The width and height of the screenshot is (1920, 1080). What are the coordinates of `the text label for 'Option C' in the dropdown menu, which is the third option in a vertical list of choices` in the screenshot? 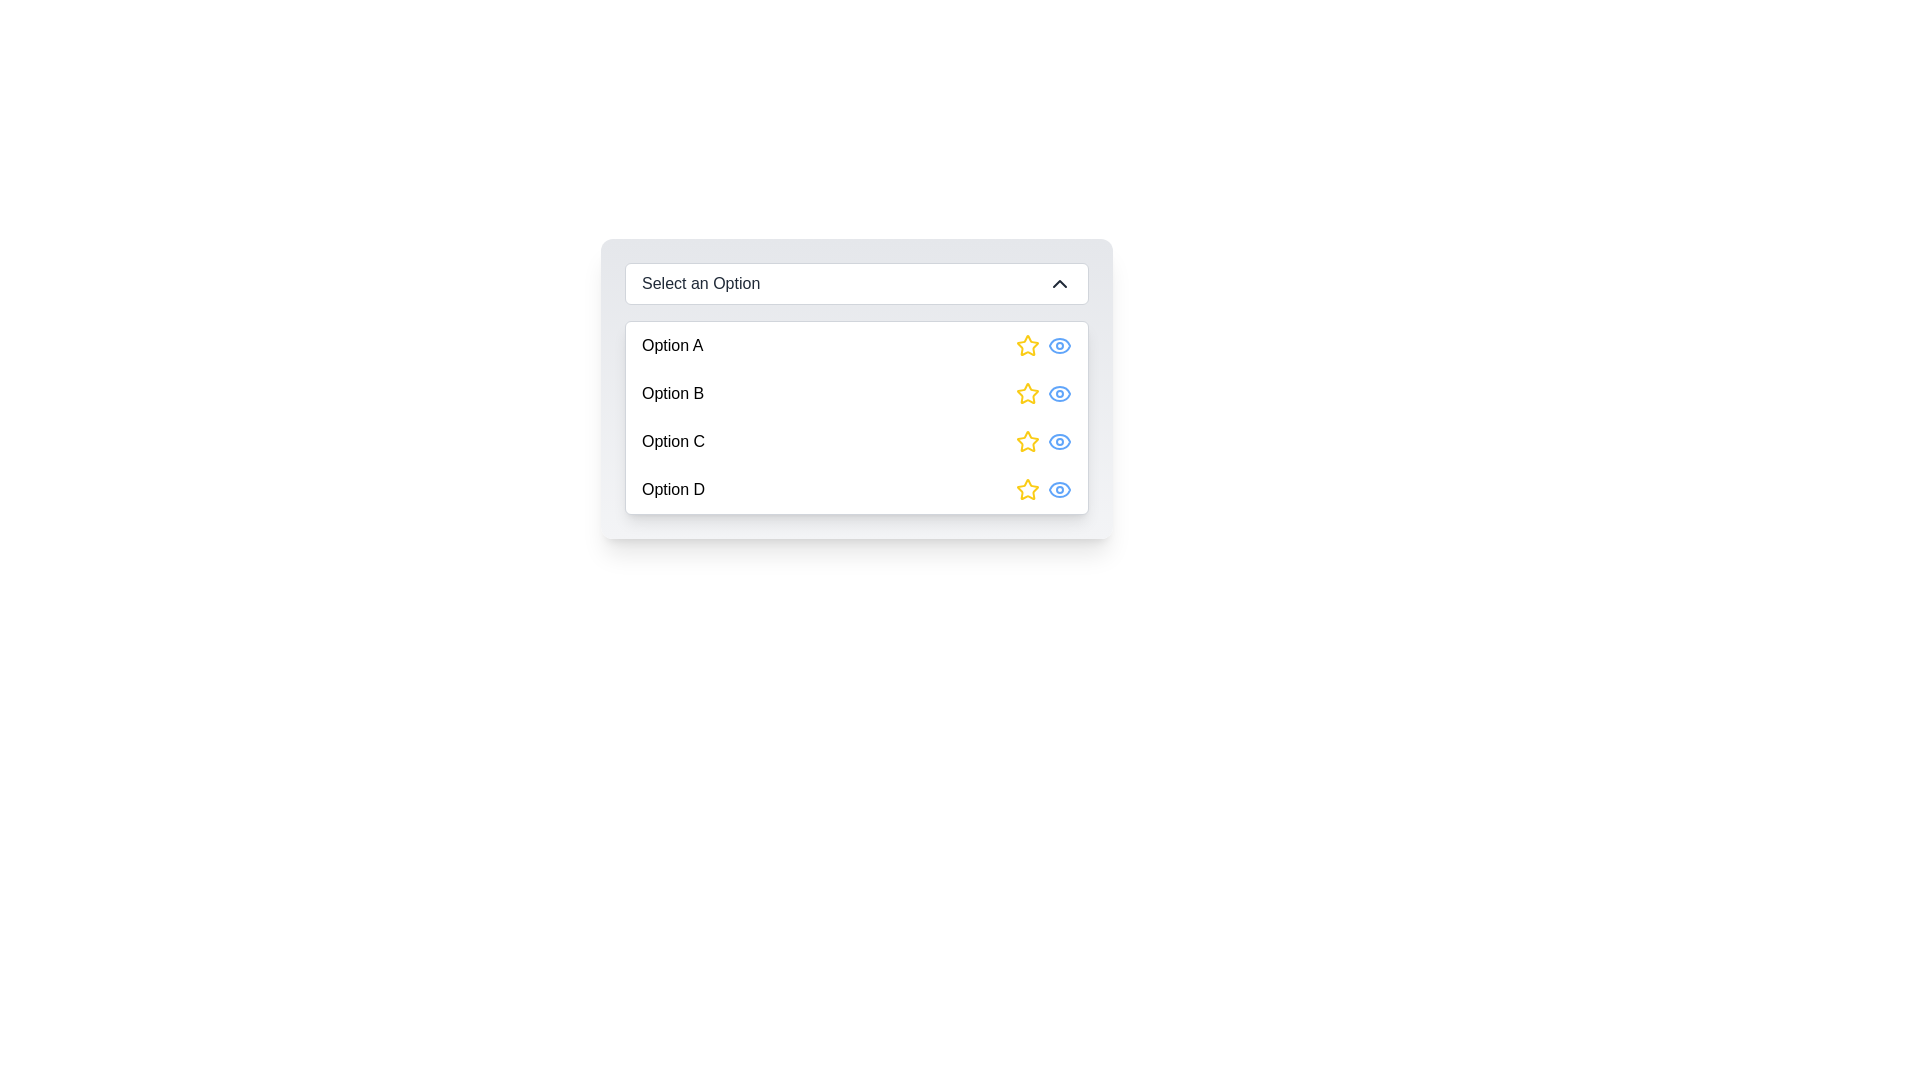 It's located at (673, 441).